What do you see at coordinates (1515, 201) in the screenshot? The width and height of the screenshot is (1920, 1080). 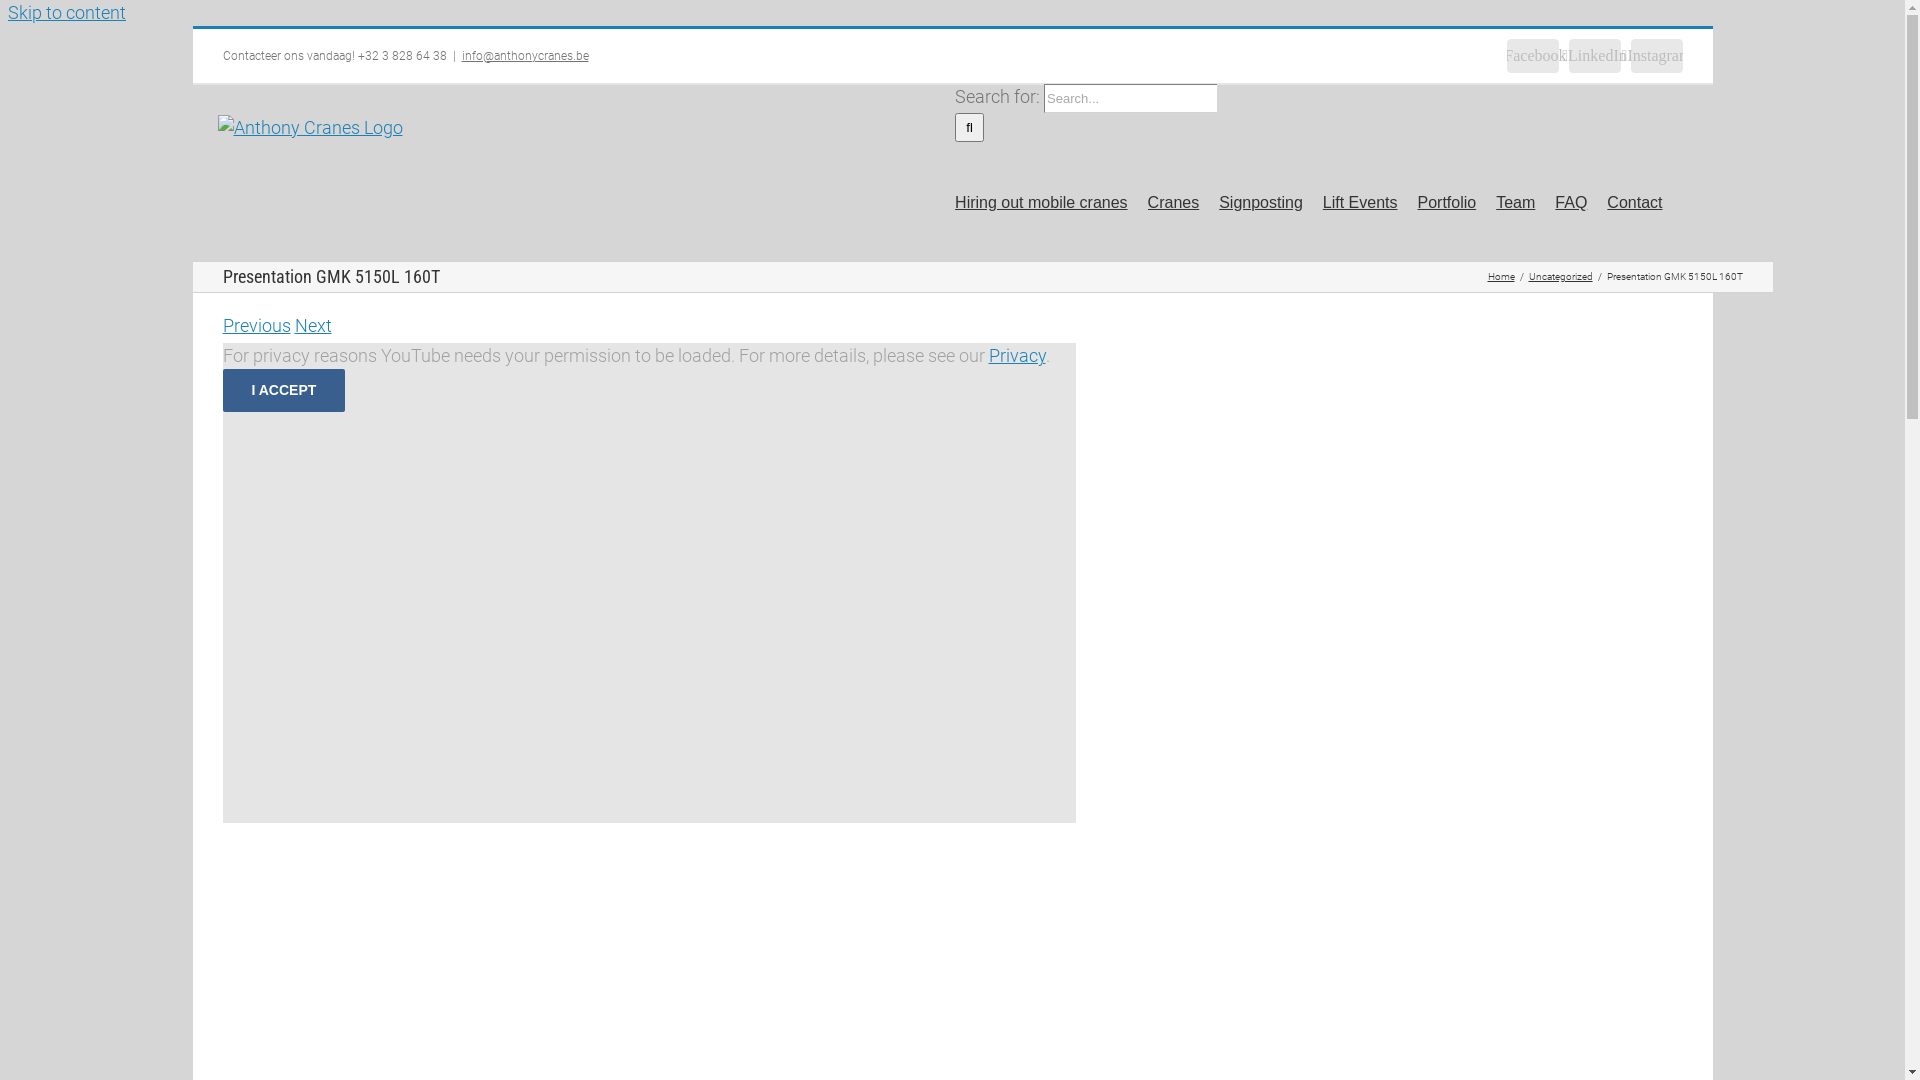 I see `'Team'` at bounding box center [1515, 201].